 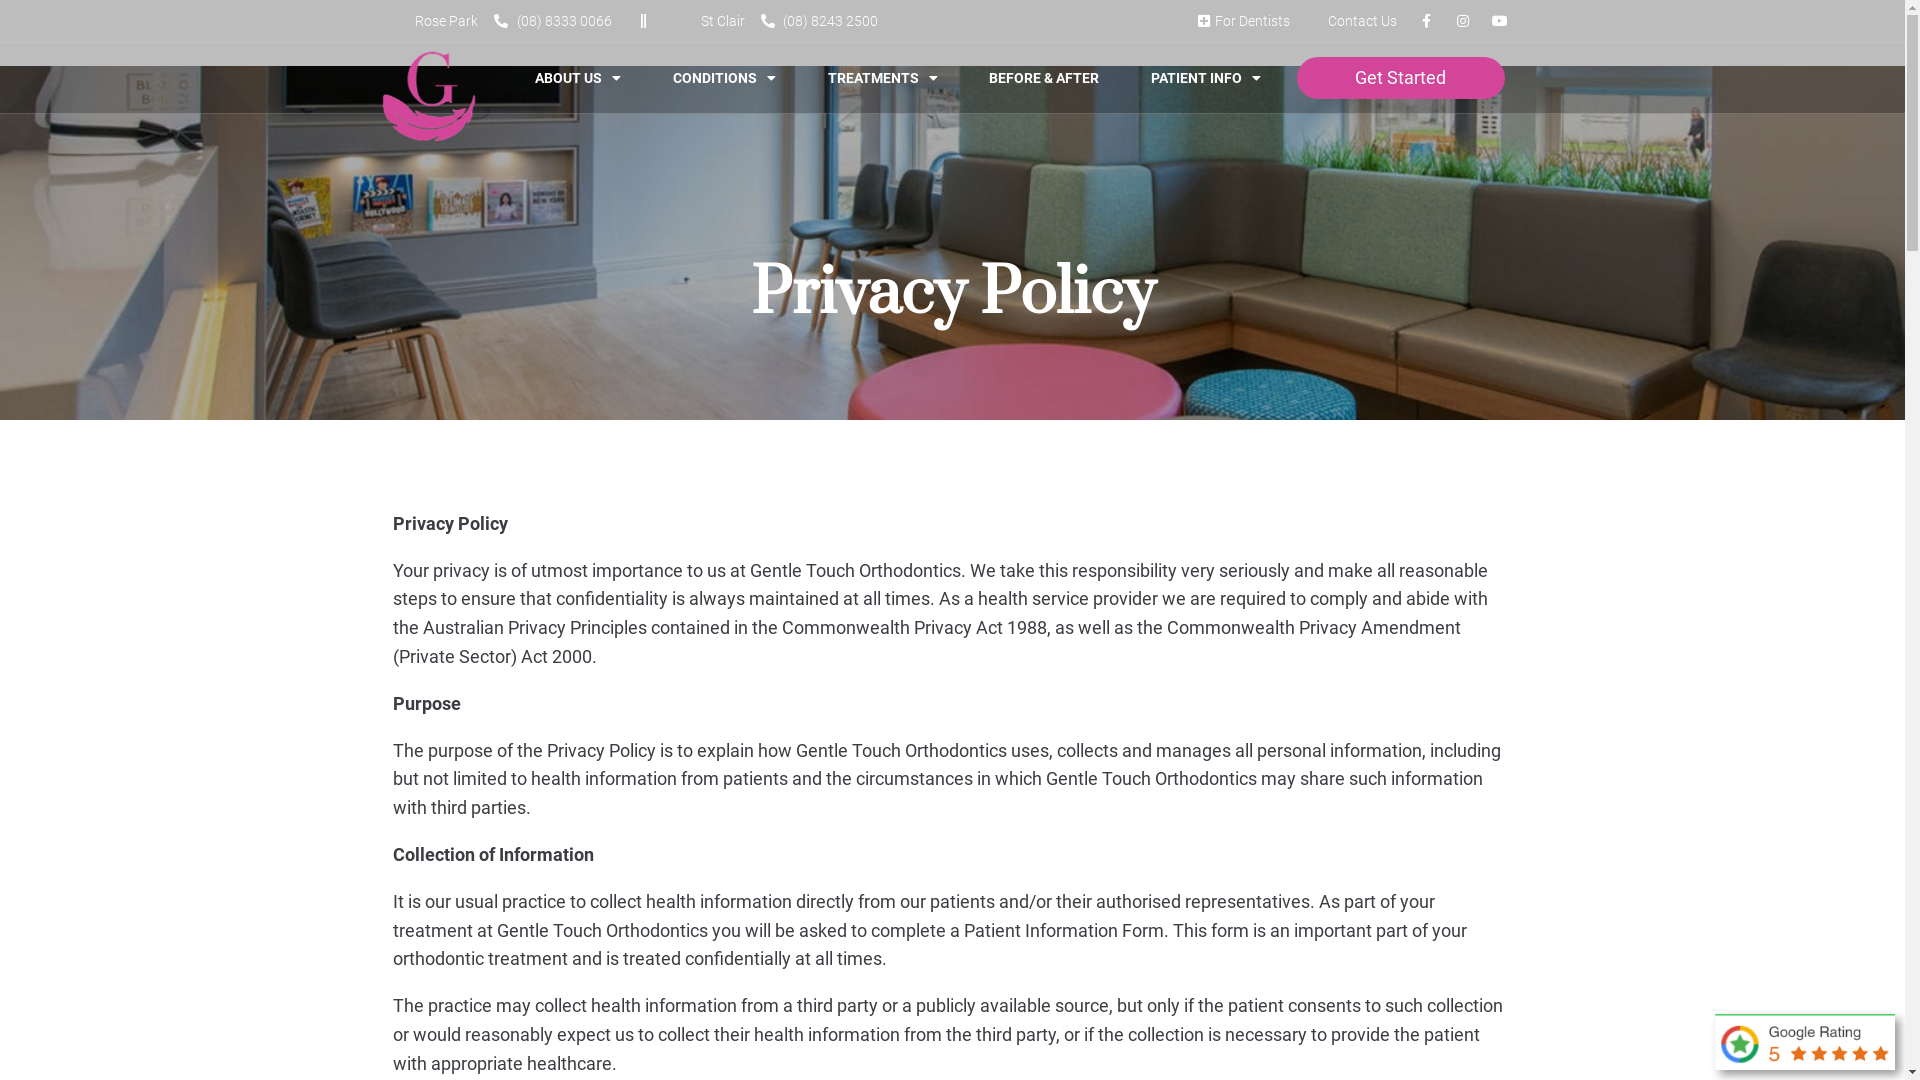 I want to click on 'CONDITIONS', so click(x=723, y=76).